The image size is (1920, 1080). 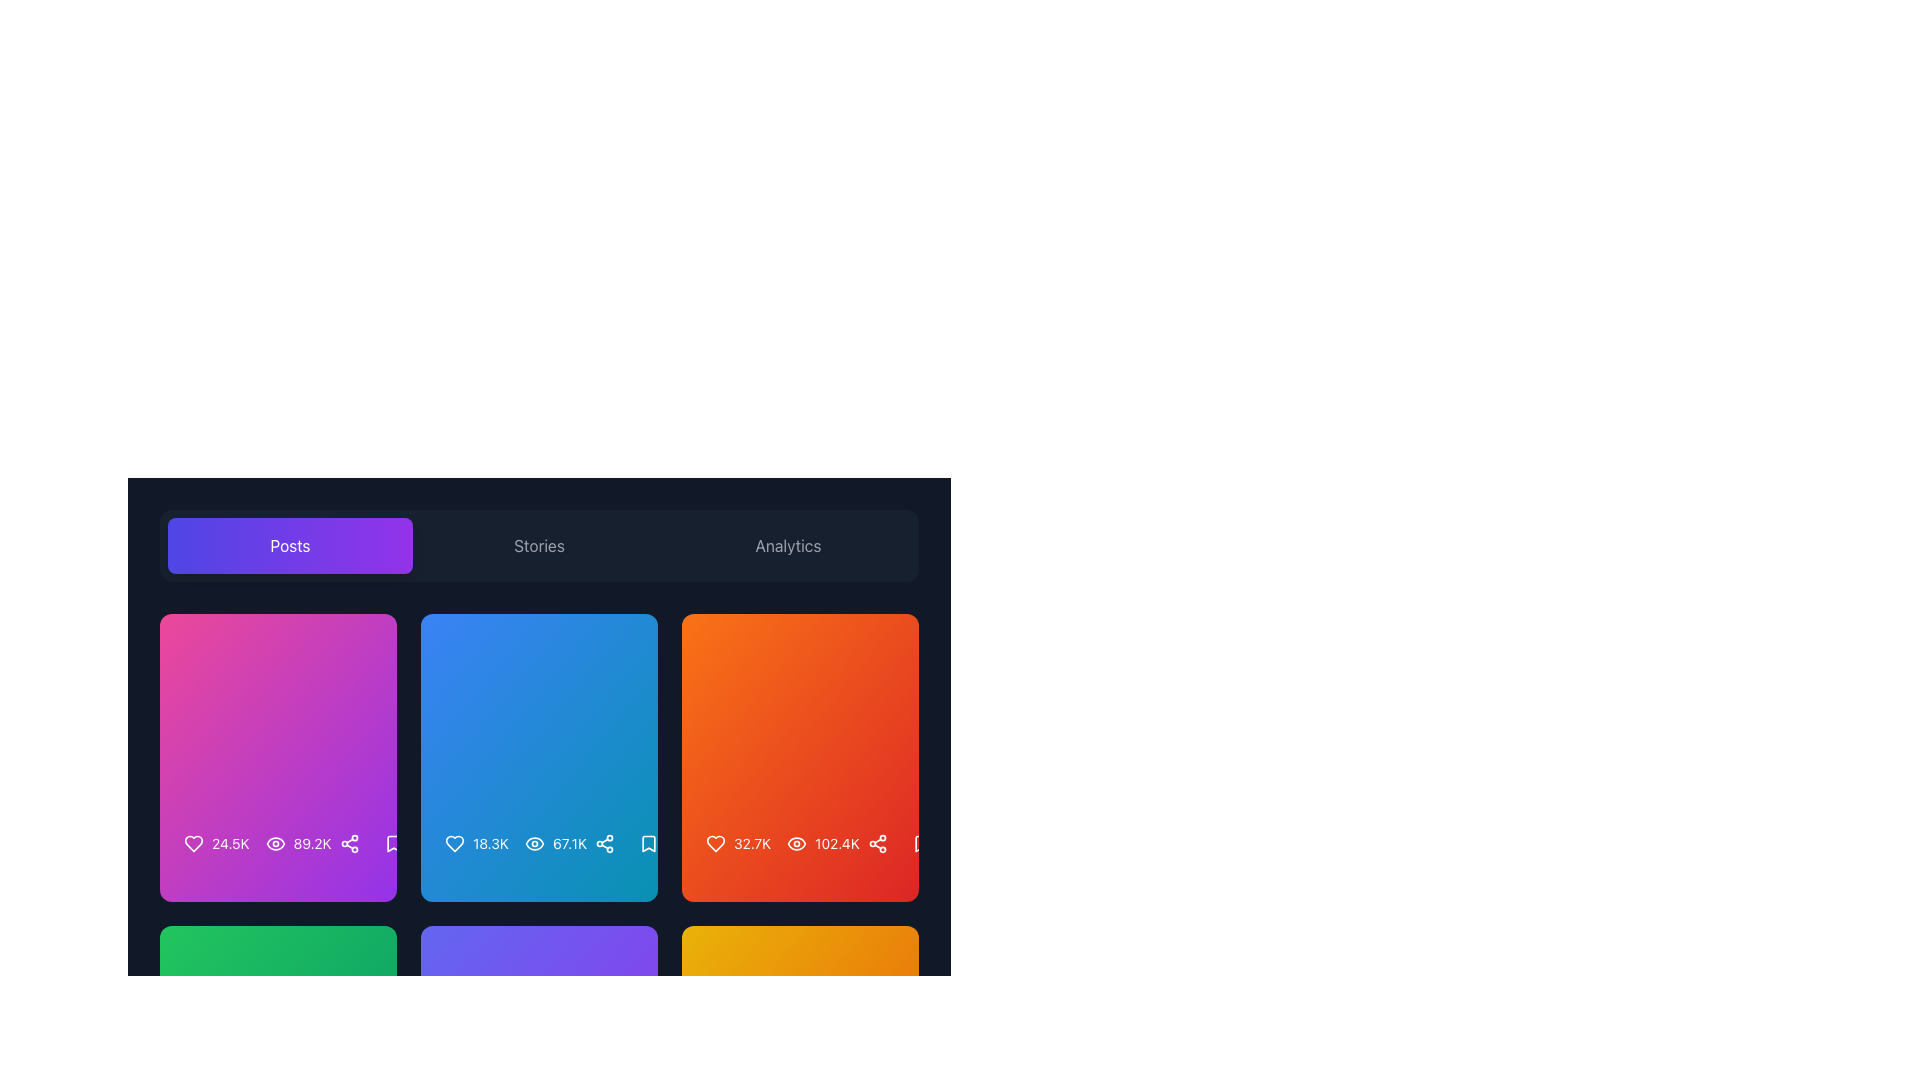 I want to click on the eye icon SVG located in the bottom right corner of the first card in the first row, which is designed to indicate visibility or viewing options, so click(x=274, y=844).